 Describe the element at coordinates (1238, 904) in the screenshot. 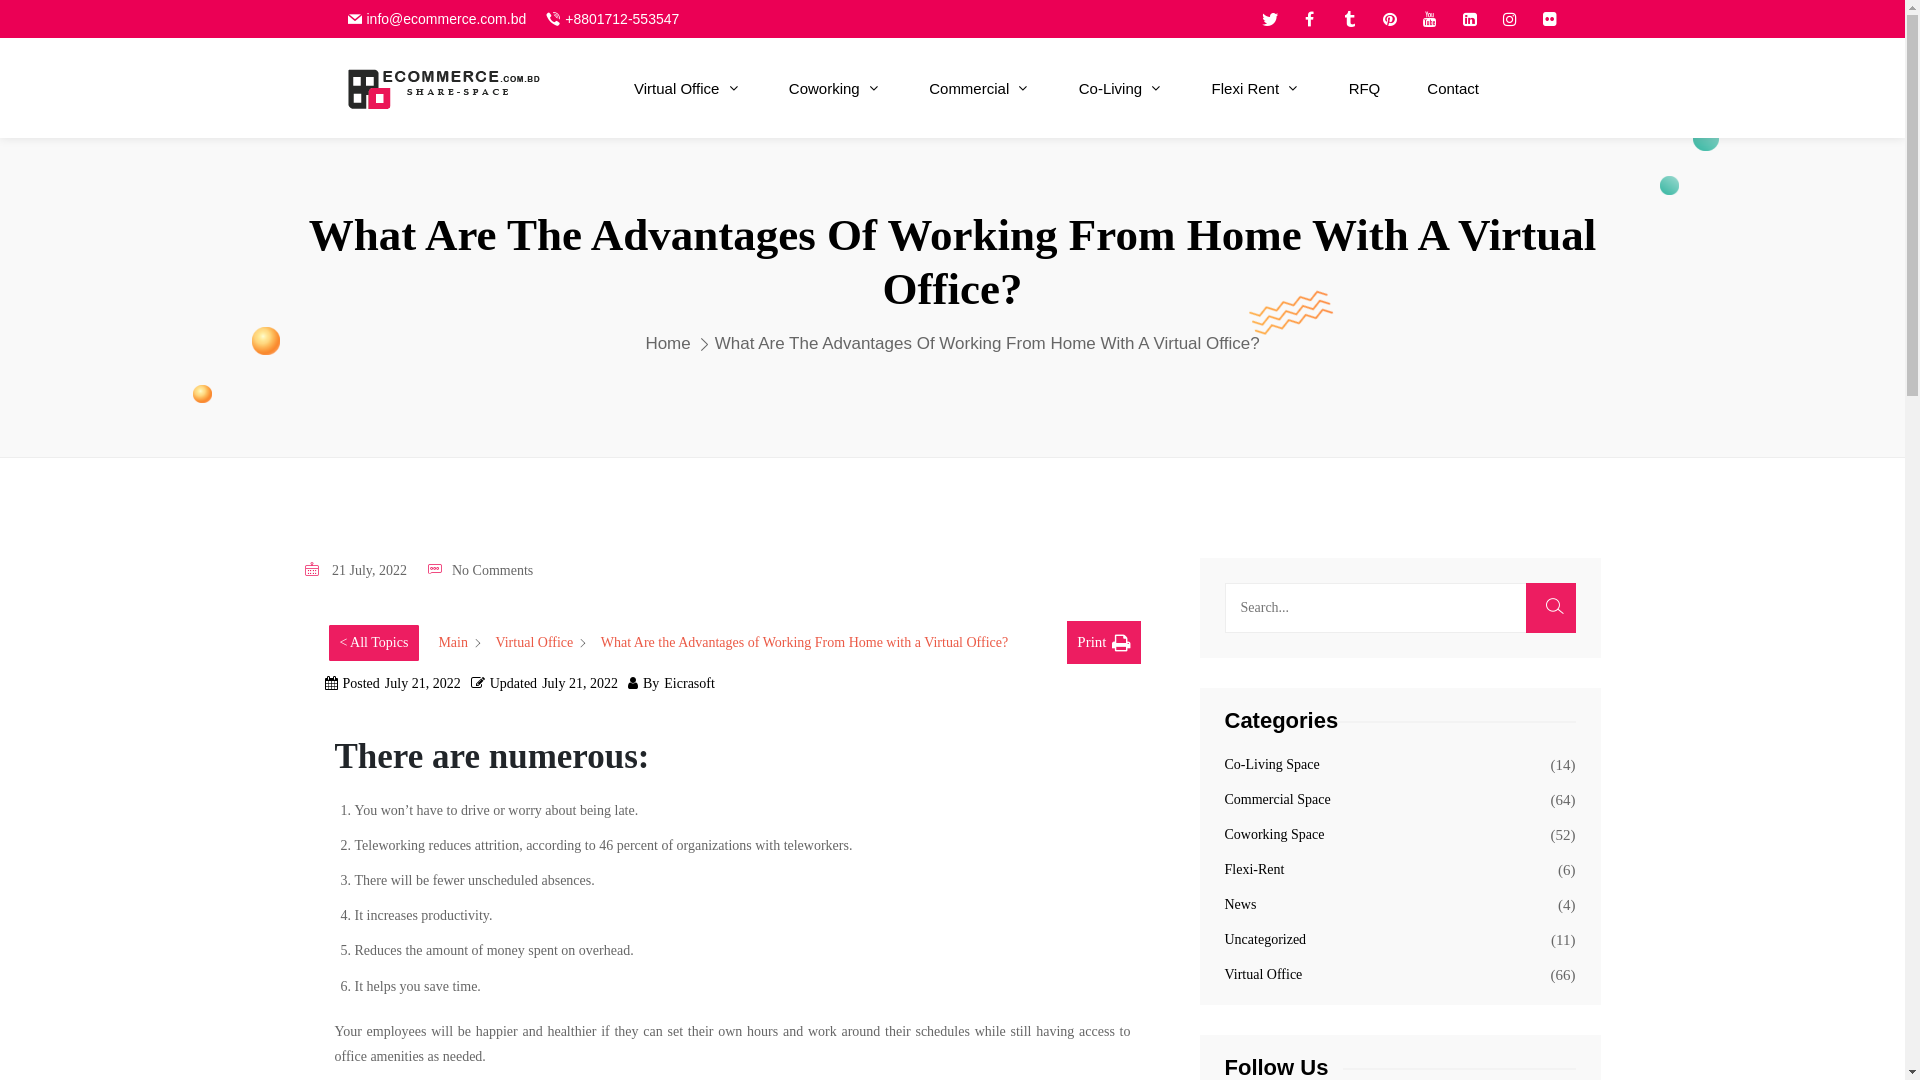

I see `'News'` at that location.